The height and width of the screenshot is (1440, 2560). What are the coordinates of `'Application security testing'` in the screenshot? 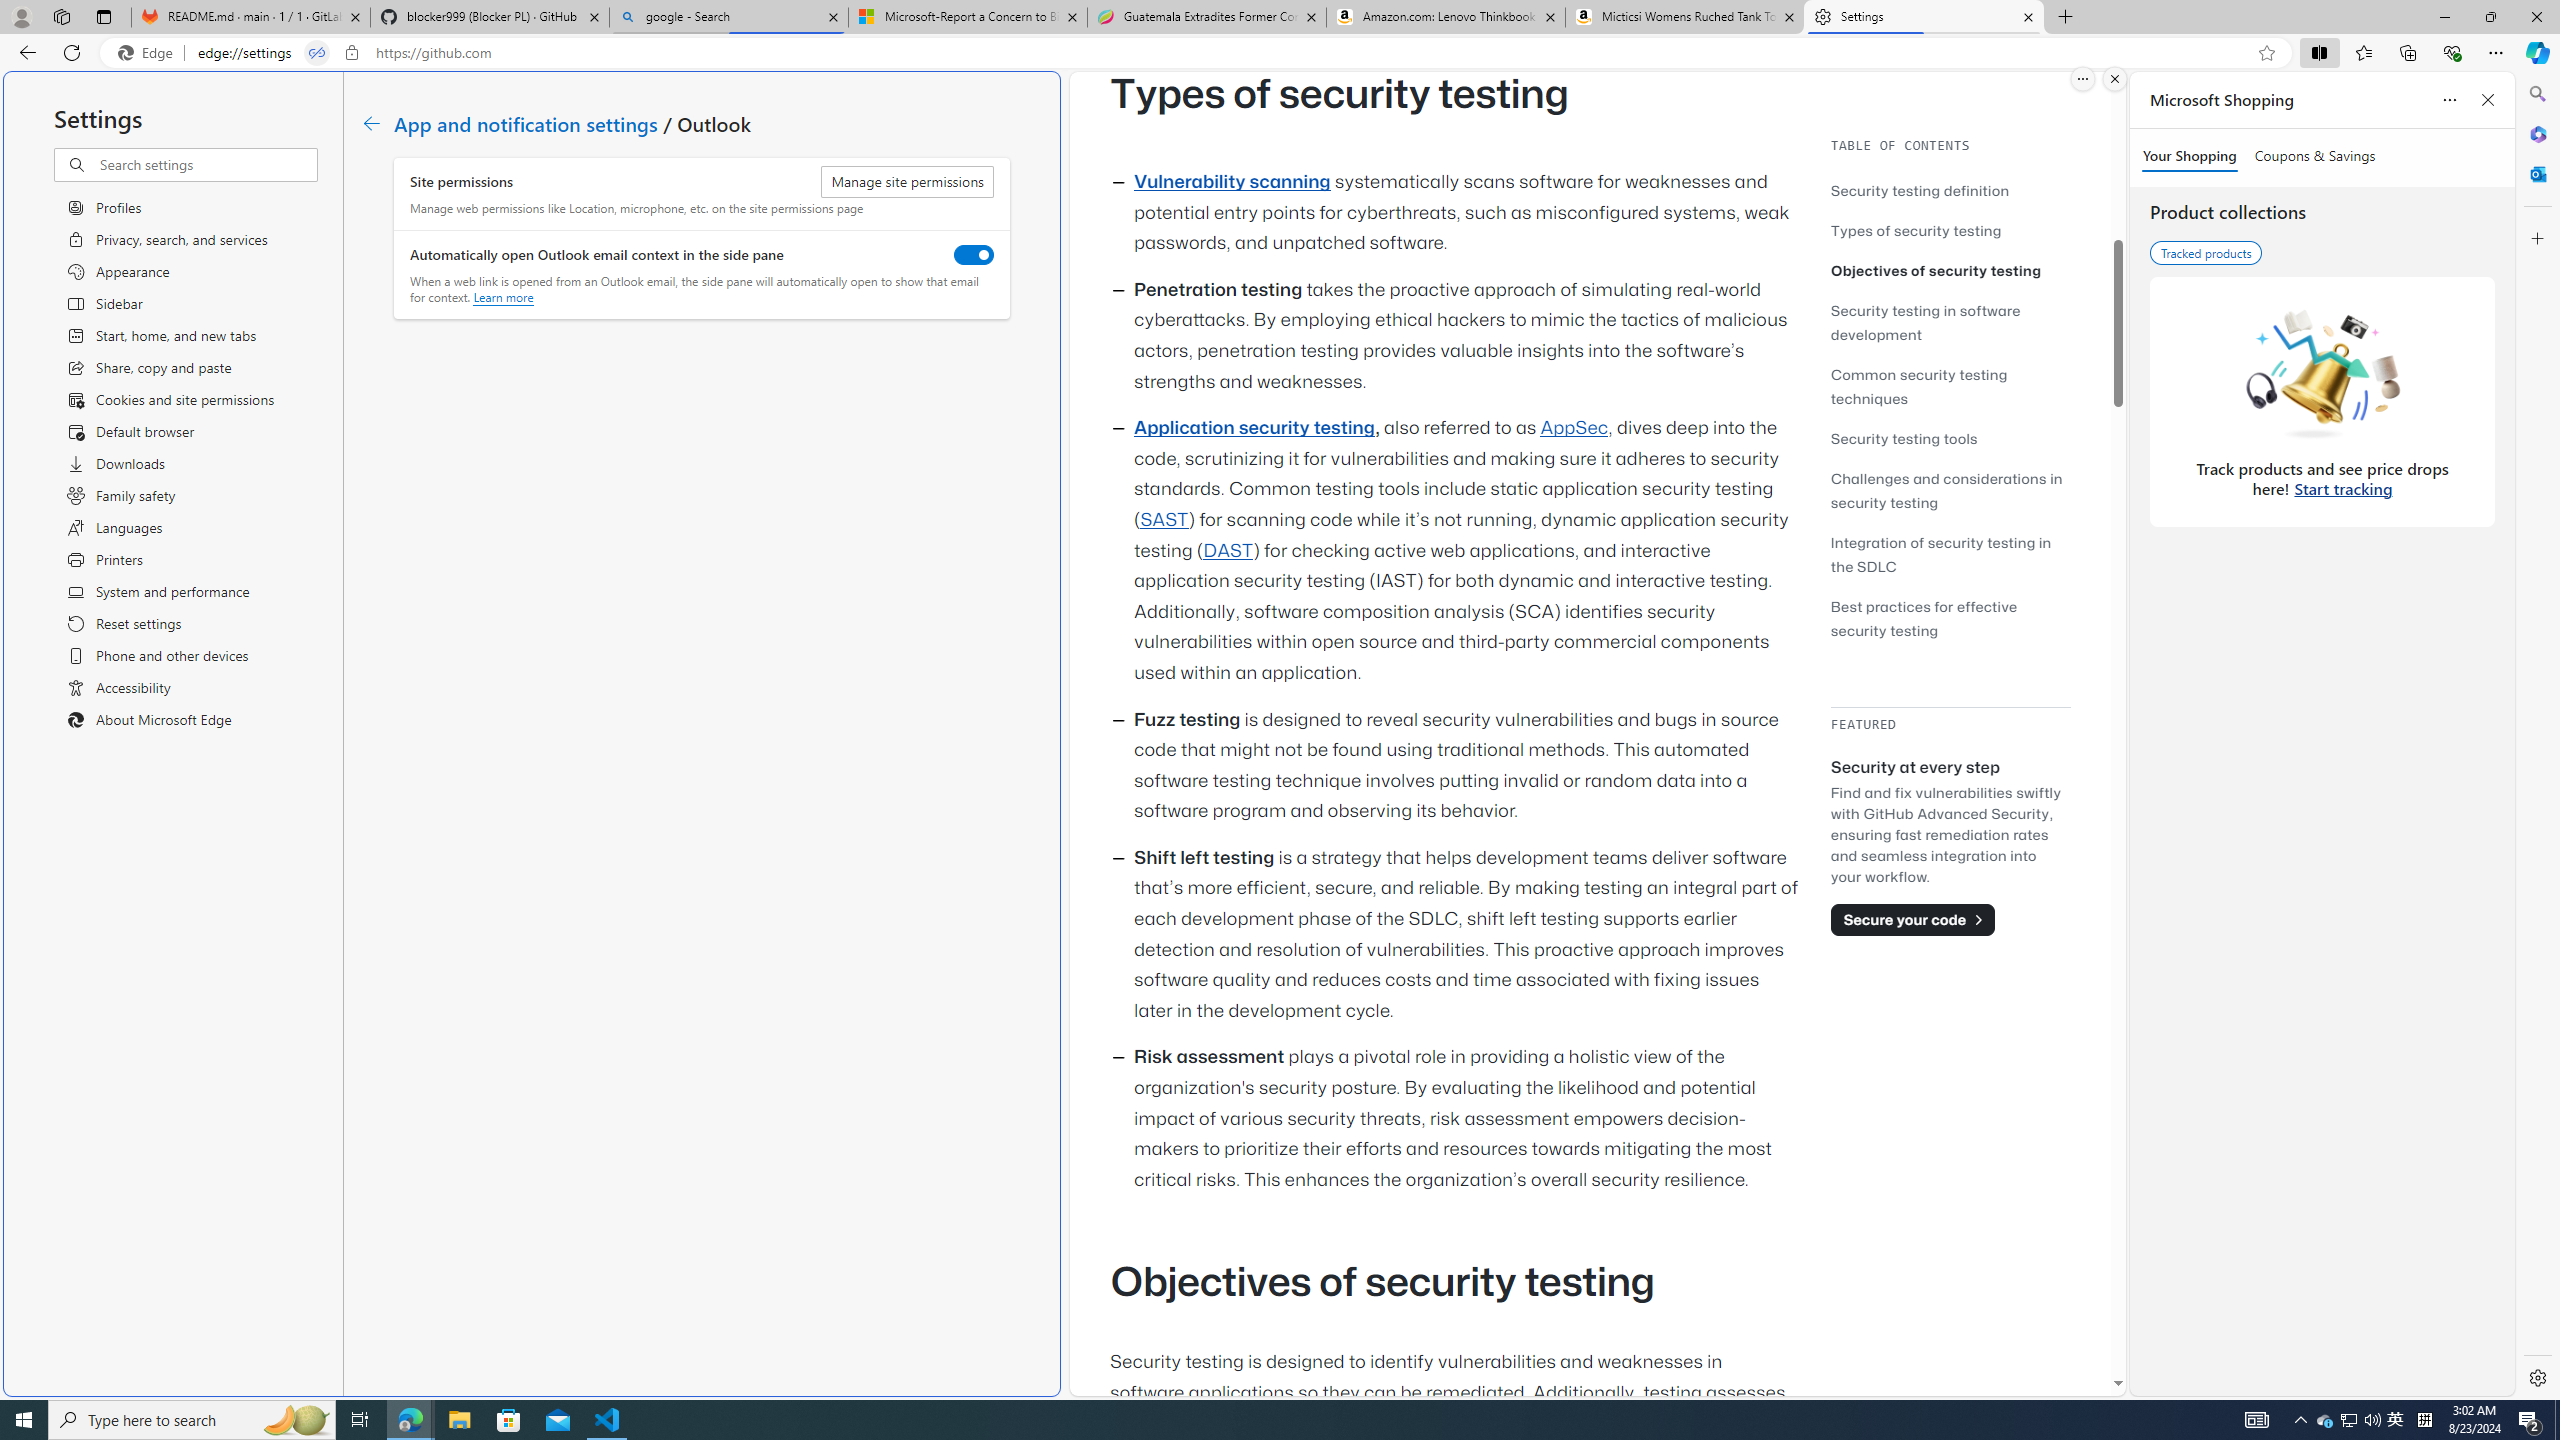 It's located at (1253, 428).